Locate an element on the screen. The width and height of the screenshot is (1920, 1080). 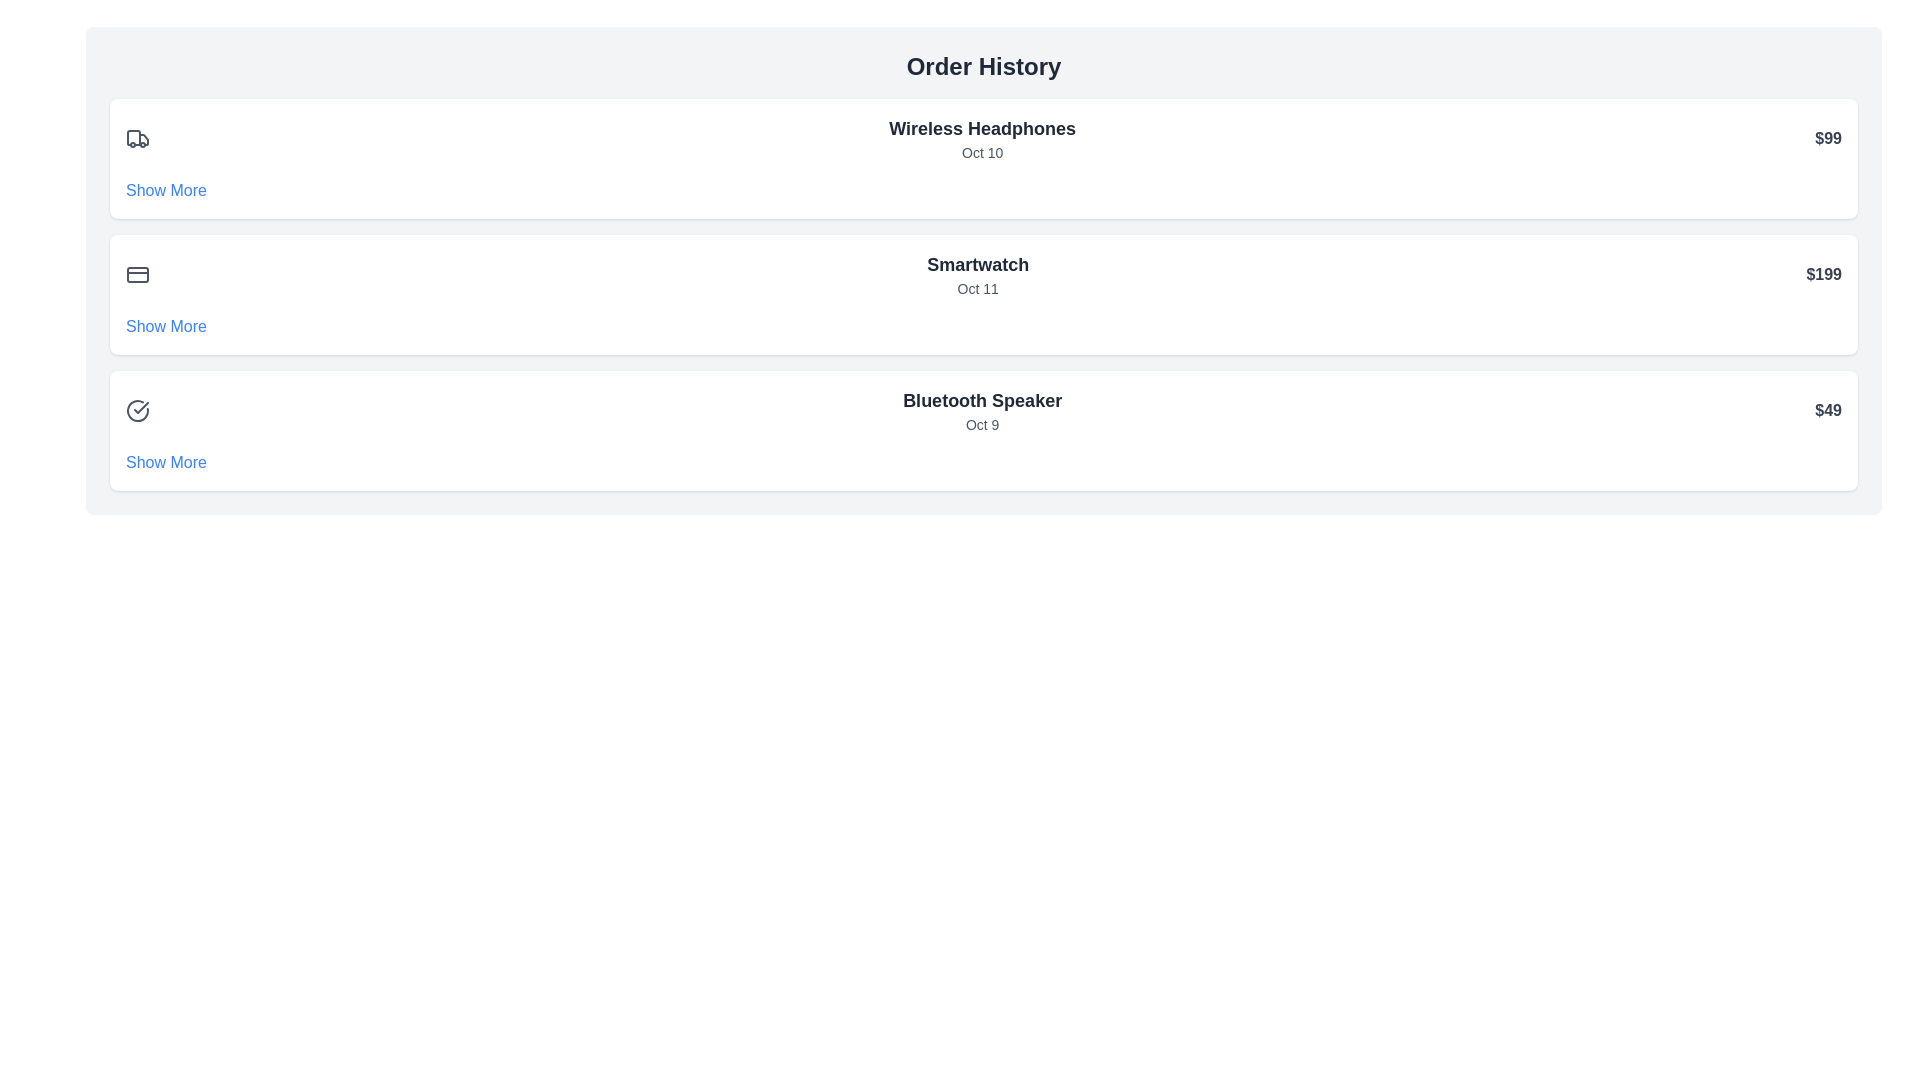
the List Item displaying 'Bluetooth Speaker', which includes a checkmark icon, the title 'Bluetooth Speaker', the date 'Oct 9', and the price '$49' in the Order History section is located at coordinates (983, 410).